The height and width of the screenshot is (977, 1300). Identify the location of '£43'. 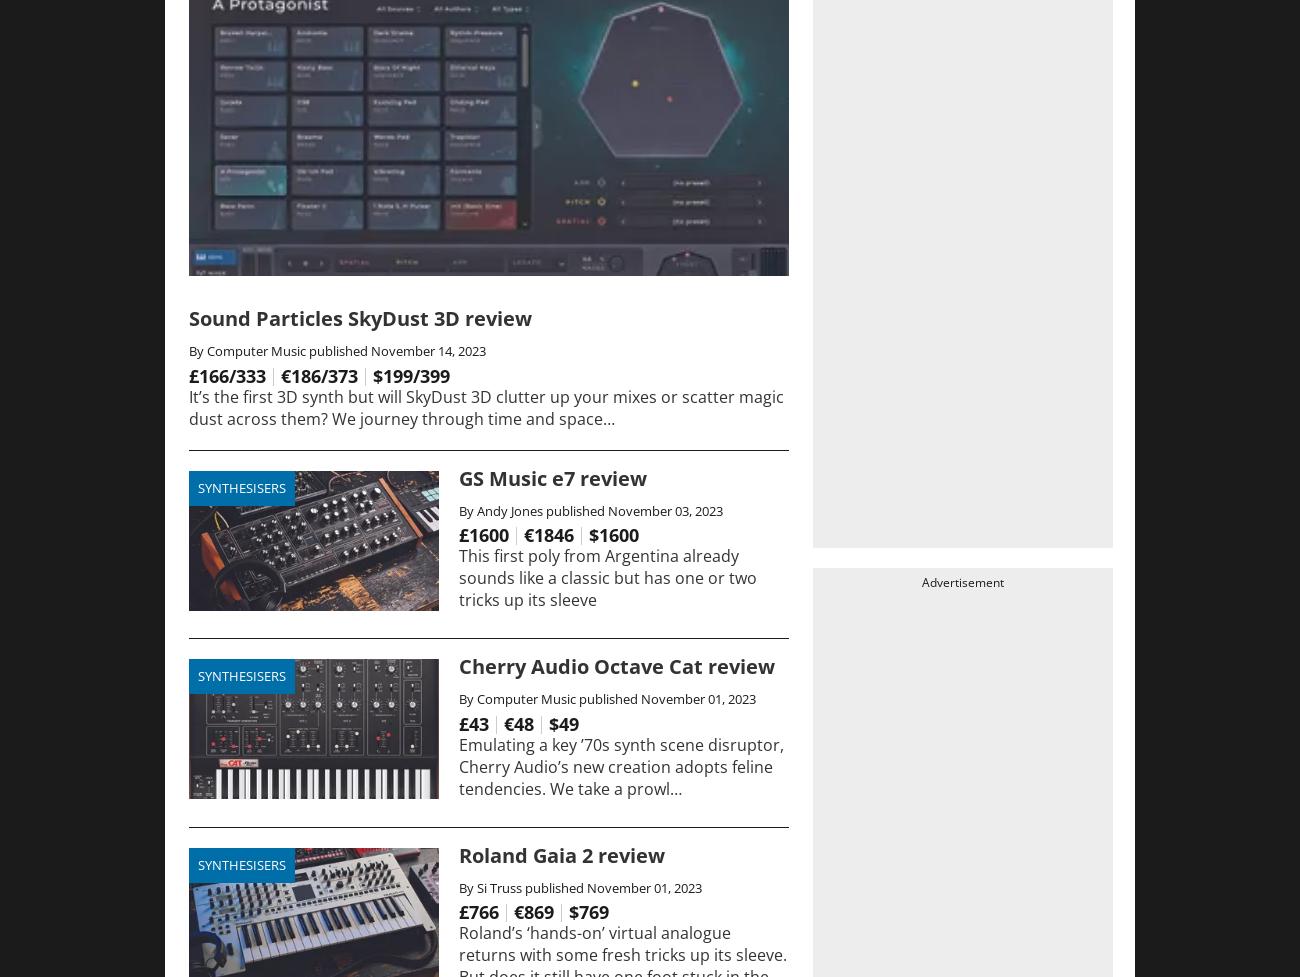
(472, 722).